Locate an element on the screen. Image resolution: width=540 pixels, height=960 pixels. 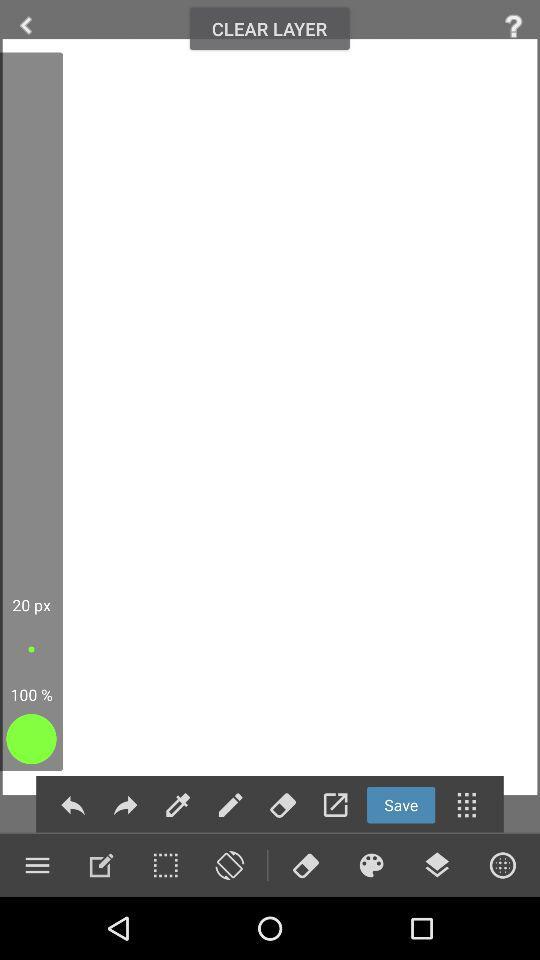
eraser is located at coordinates (282, 805).